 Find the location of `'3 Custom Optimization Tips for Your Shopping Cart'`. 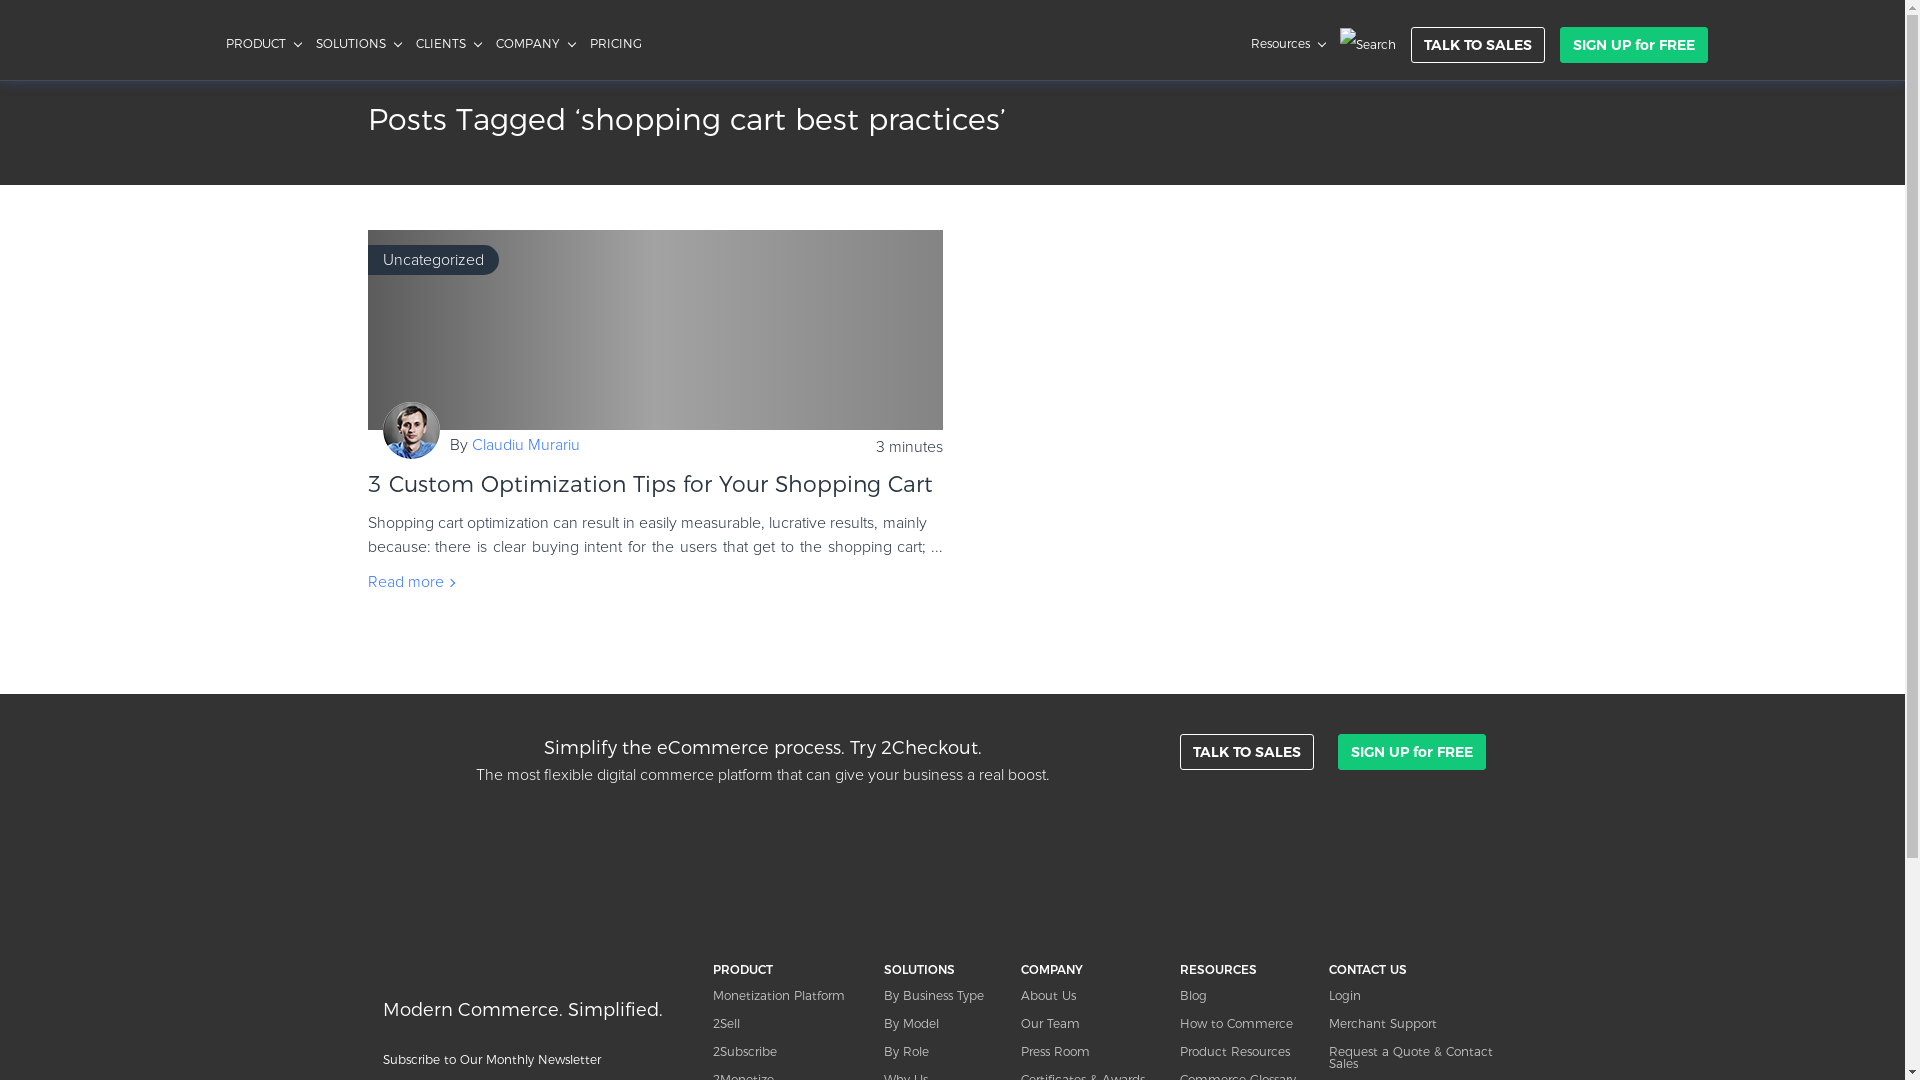

'3 Custom Optimization Tips for Your Shopping Cart' is located at coordinates (650, 483).